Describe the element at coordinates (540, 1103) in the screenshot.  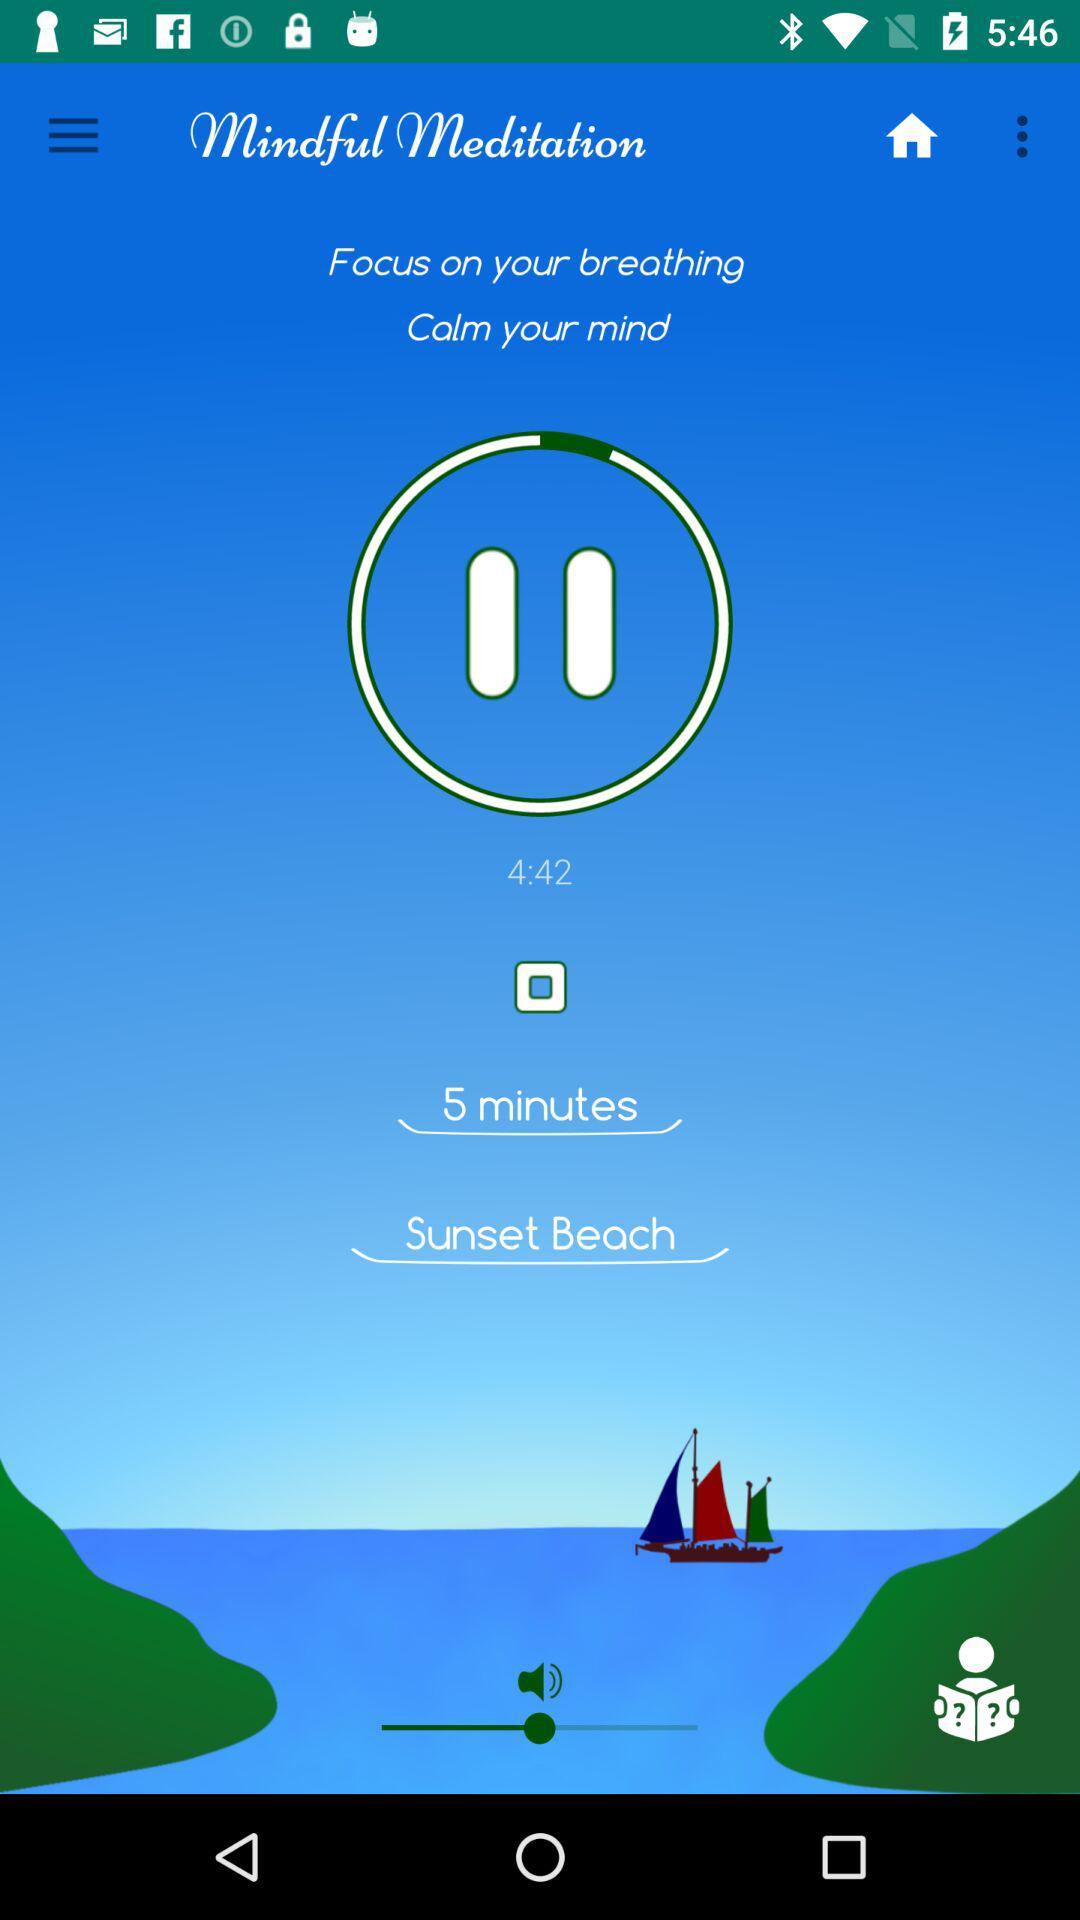
I see `5 minutes   item` at that location.